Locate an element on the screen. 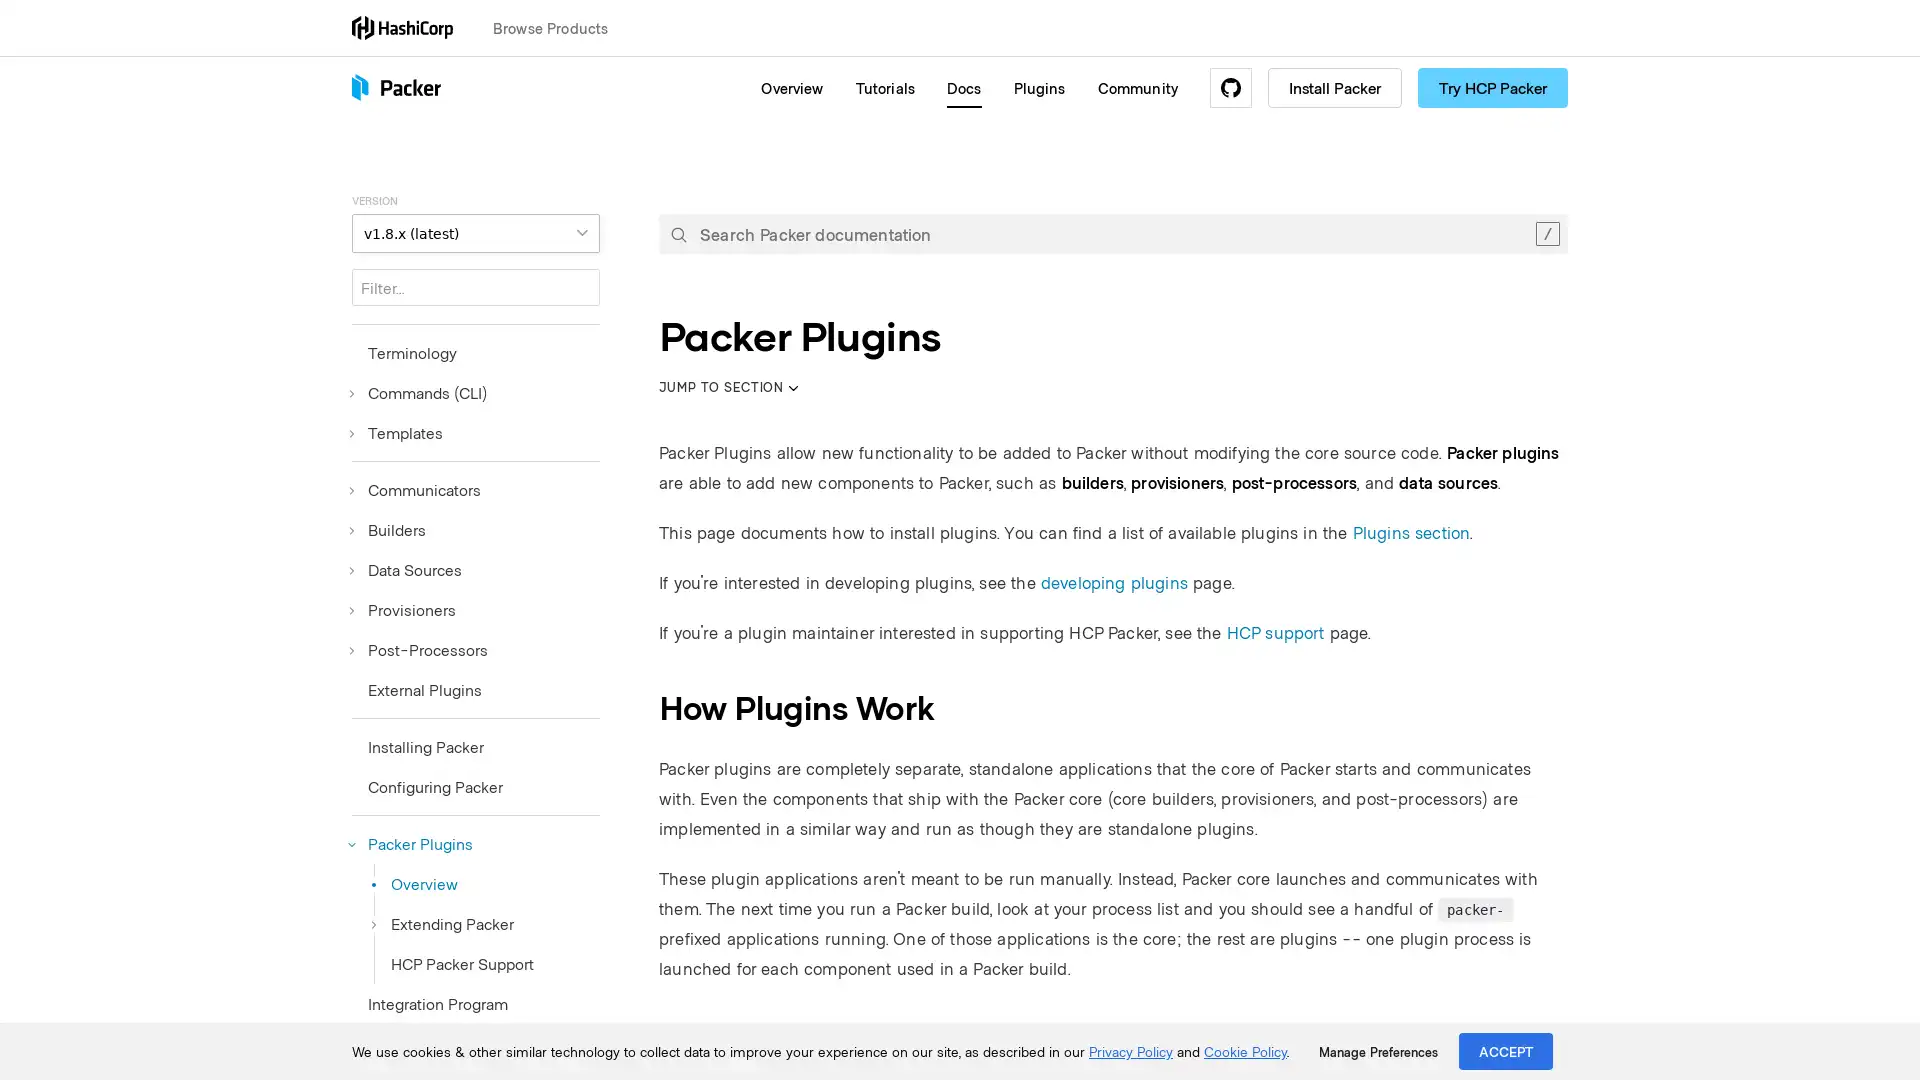 The width and height of the screenshot is (1920, 1080). Post-Processors is located at coordinates (419, 650).